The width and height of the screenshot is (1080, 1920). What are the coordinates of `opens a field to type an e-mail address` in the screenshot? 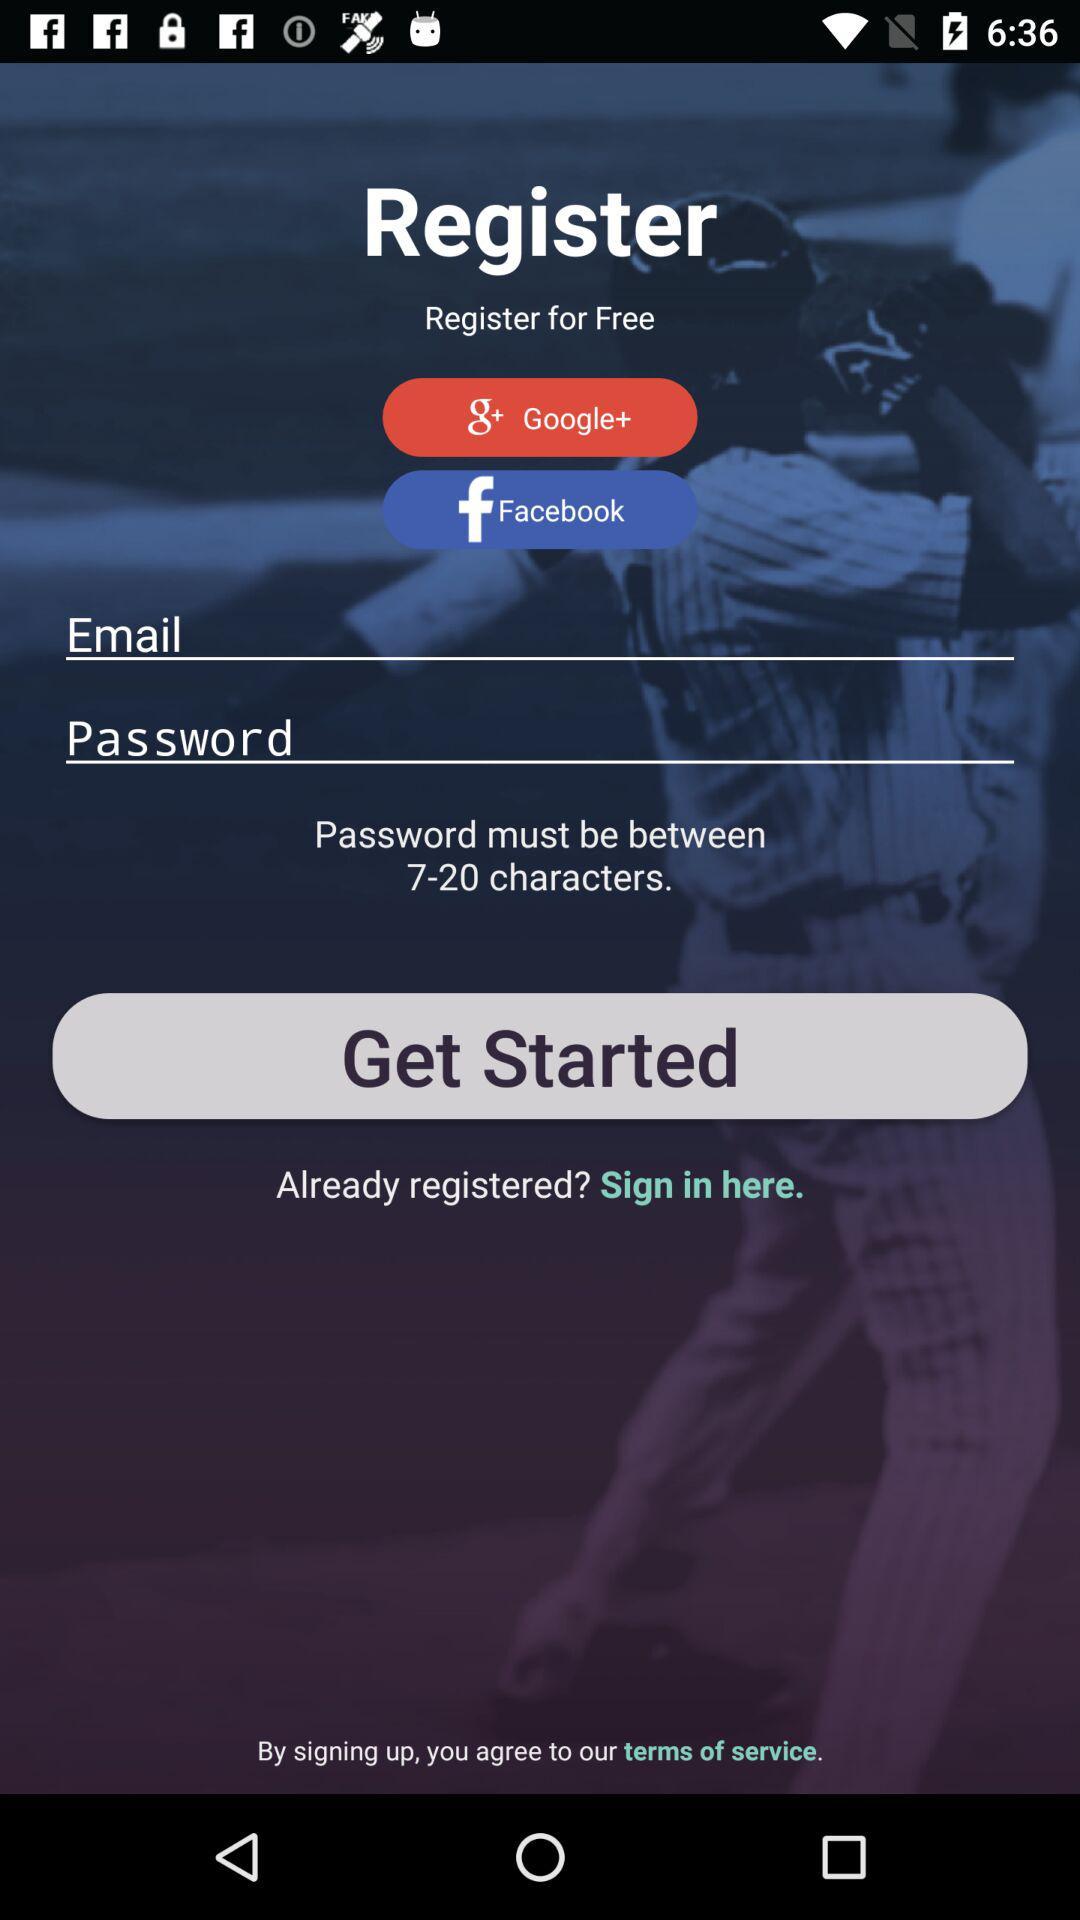 It's located at (540, 632).